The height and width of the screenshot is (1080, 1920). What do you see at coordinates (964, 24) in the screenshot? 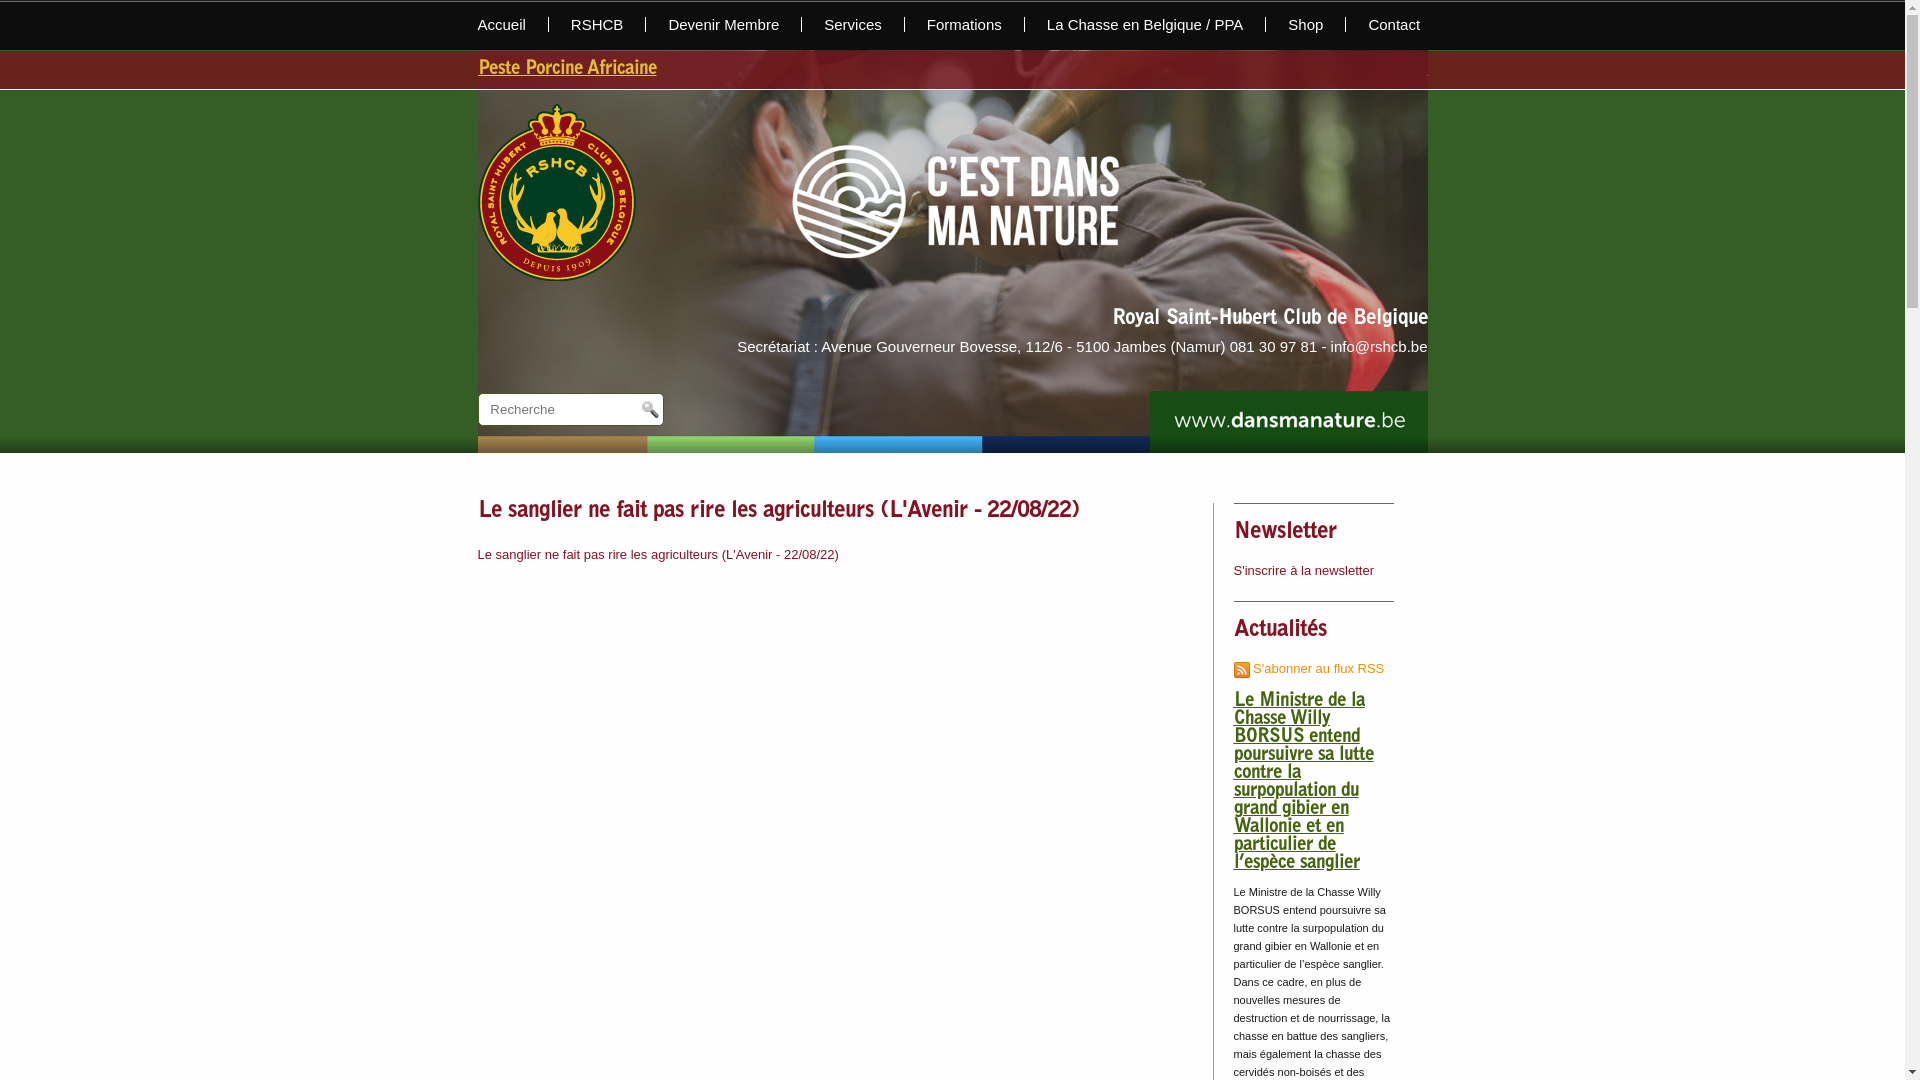
I see `'Formations'` at bounding box center [964, 24].